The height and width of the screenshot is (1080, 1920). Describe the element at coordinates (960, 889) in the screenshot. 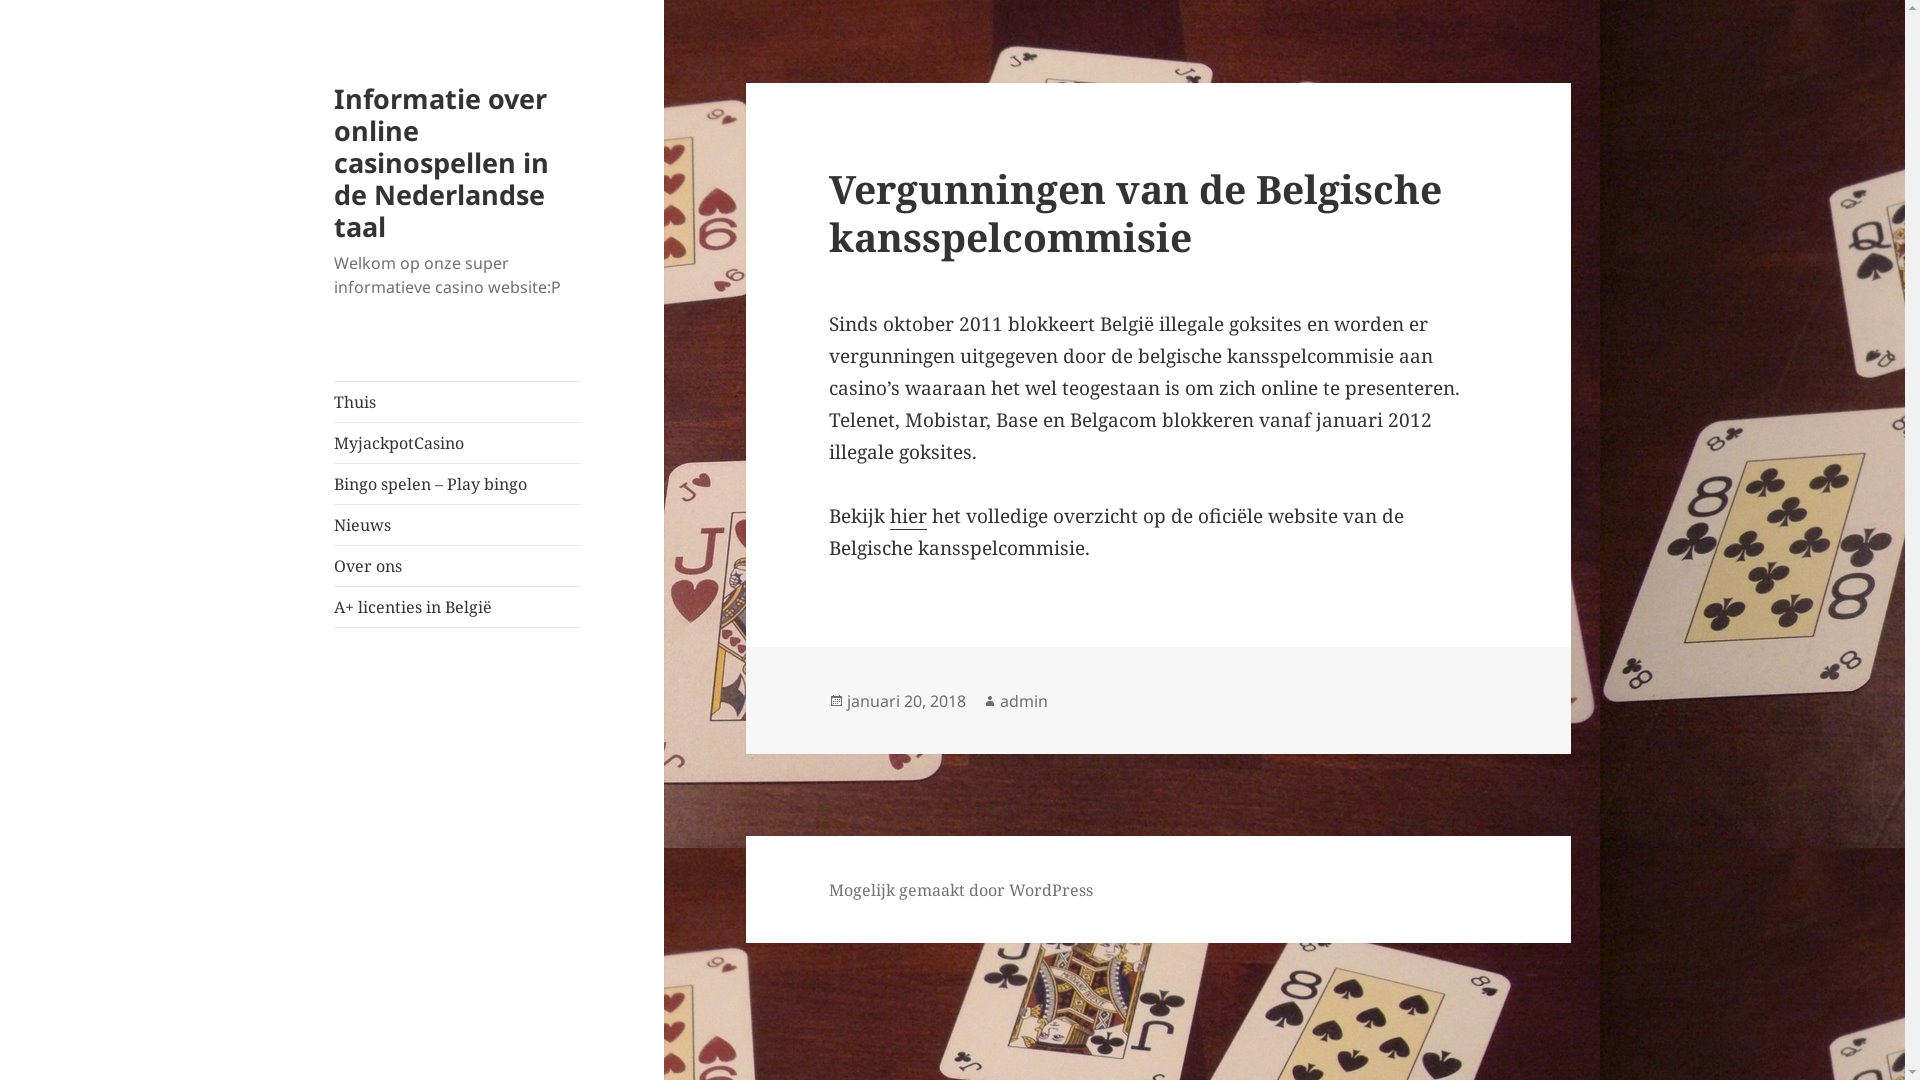

I see `'Mogelijk gemaakt door WordPress'` at that location.